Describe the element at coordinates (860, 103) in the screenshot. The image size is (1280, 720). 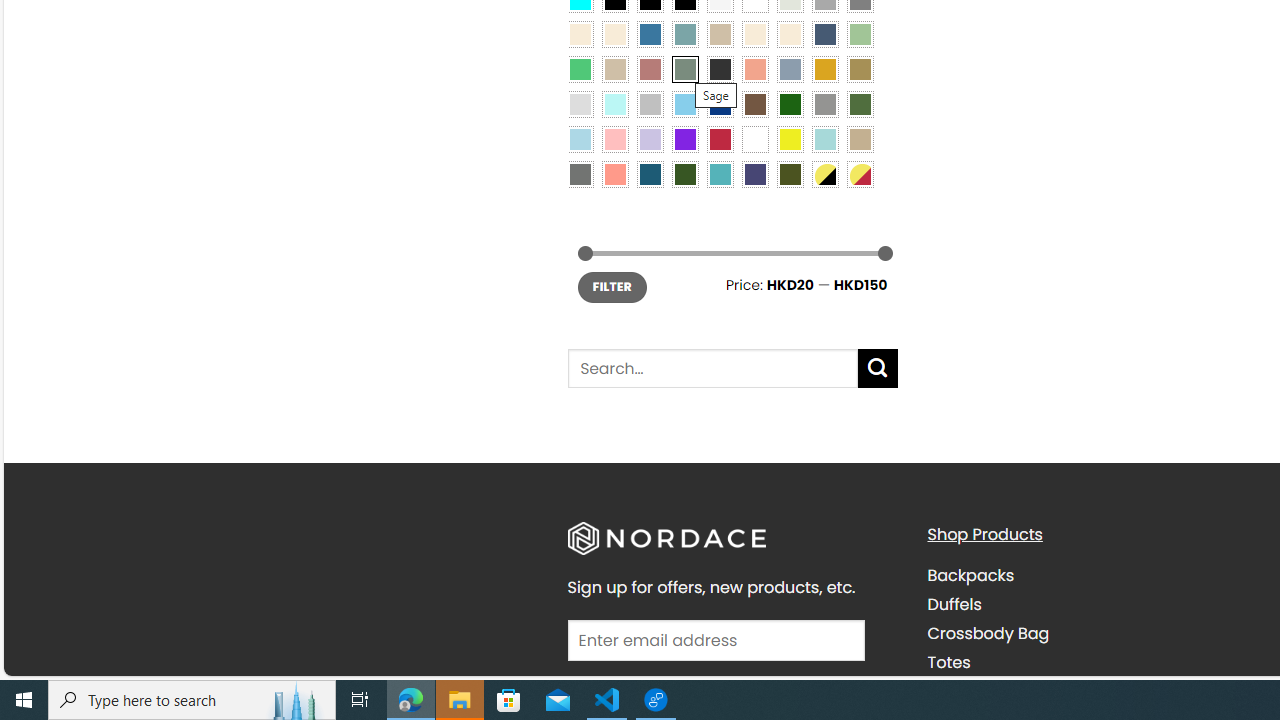
I see `'Green'` at that location.